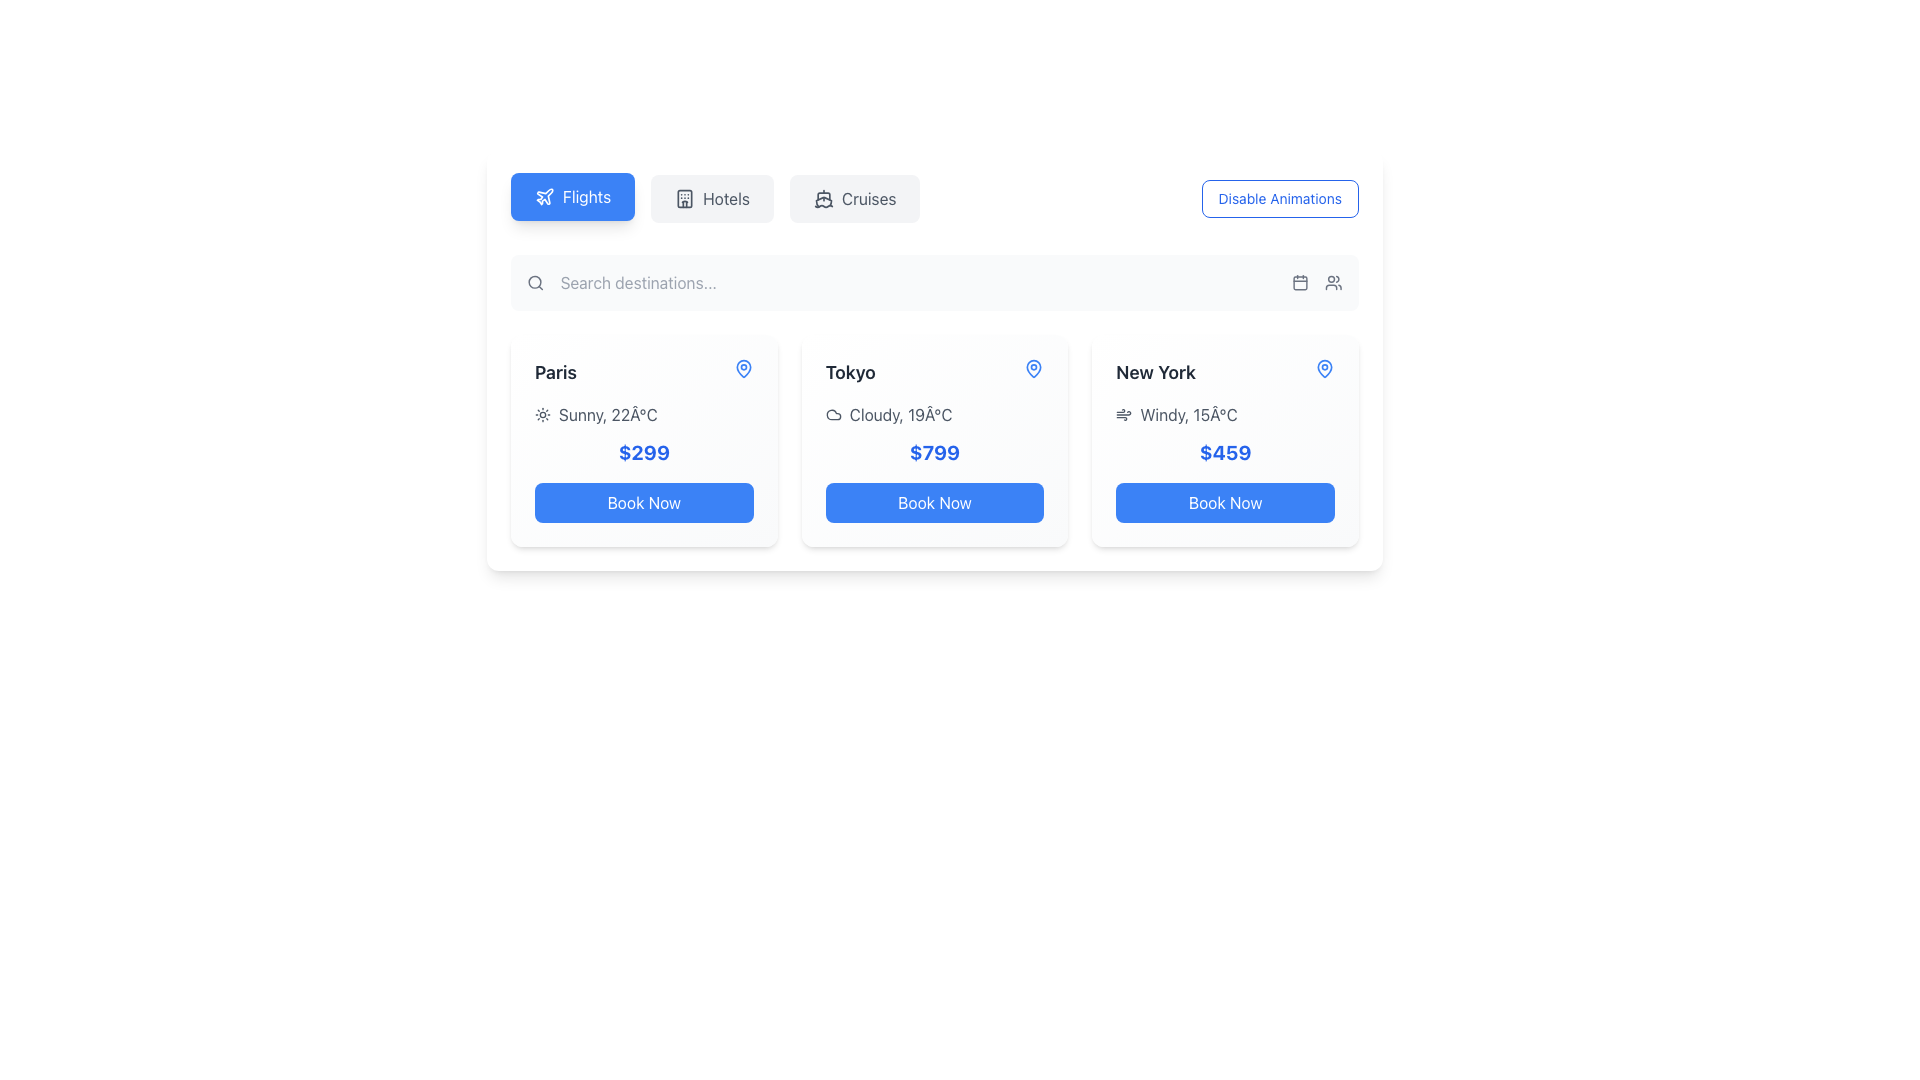 The image size is (1920, 1080). What do you see at coordinates (1156, 373) in the screenshot?
I see `the text label indicating the name of the location on the rightmost card in the row` at bounding box center [1156, 373].